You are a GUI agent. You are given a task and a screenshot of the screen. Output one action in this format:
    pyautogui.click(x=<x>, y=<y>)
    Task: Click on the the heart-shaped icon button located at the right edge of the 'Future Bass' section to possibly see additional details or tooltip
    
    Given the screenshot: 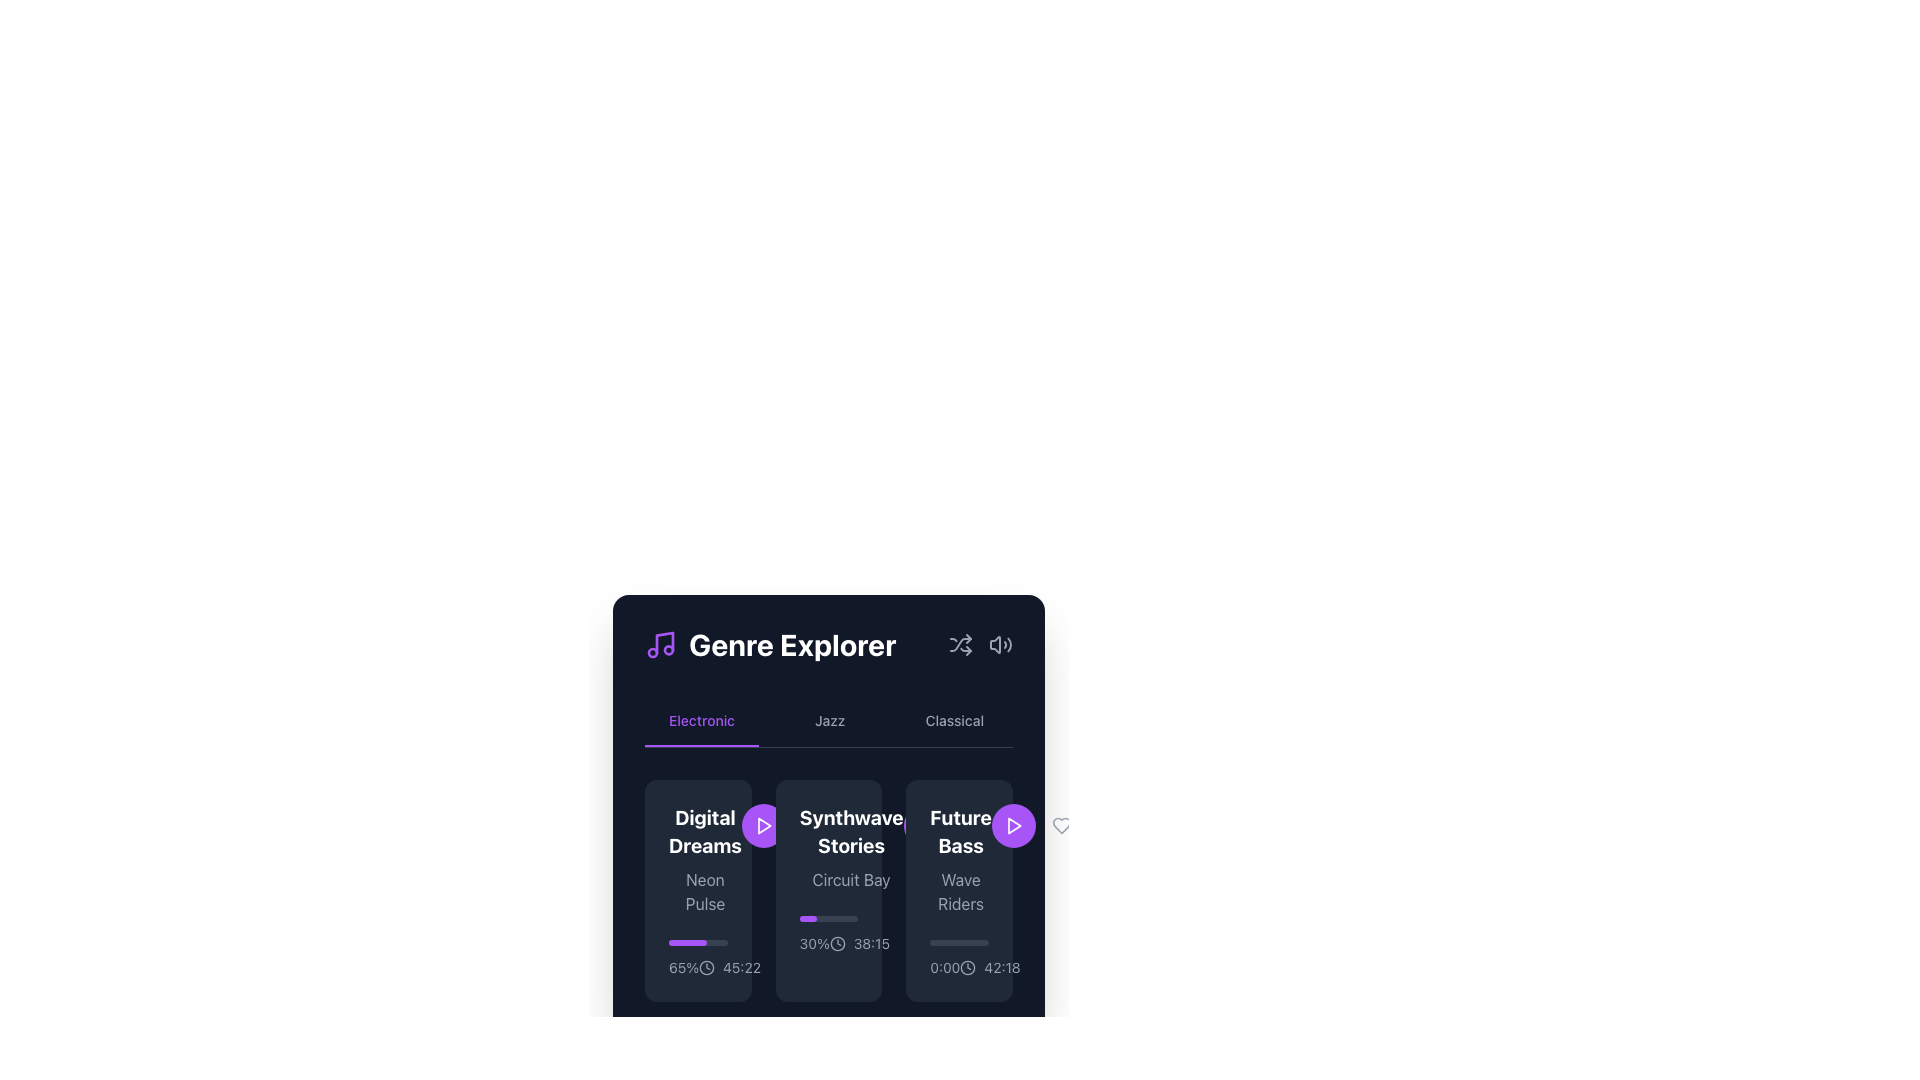 What is the action you would take?
    pyautogui.click(x=973, y=825)
    